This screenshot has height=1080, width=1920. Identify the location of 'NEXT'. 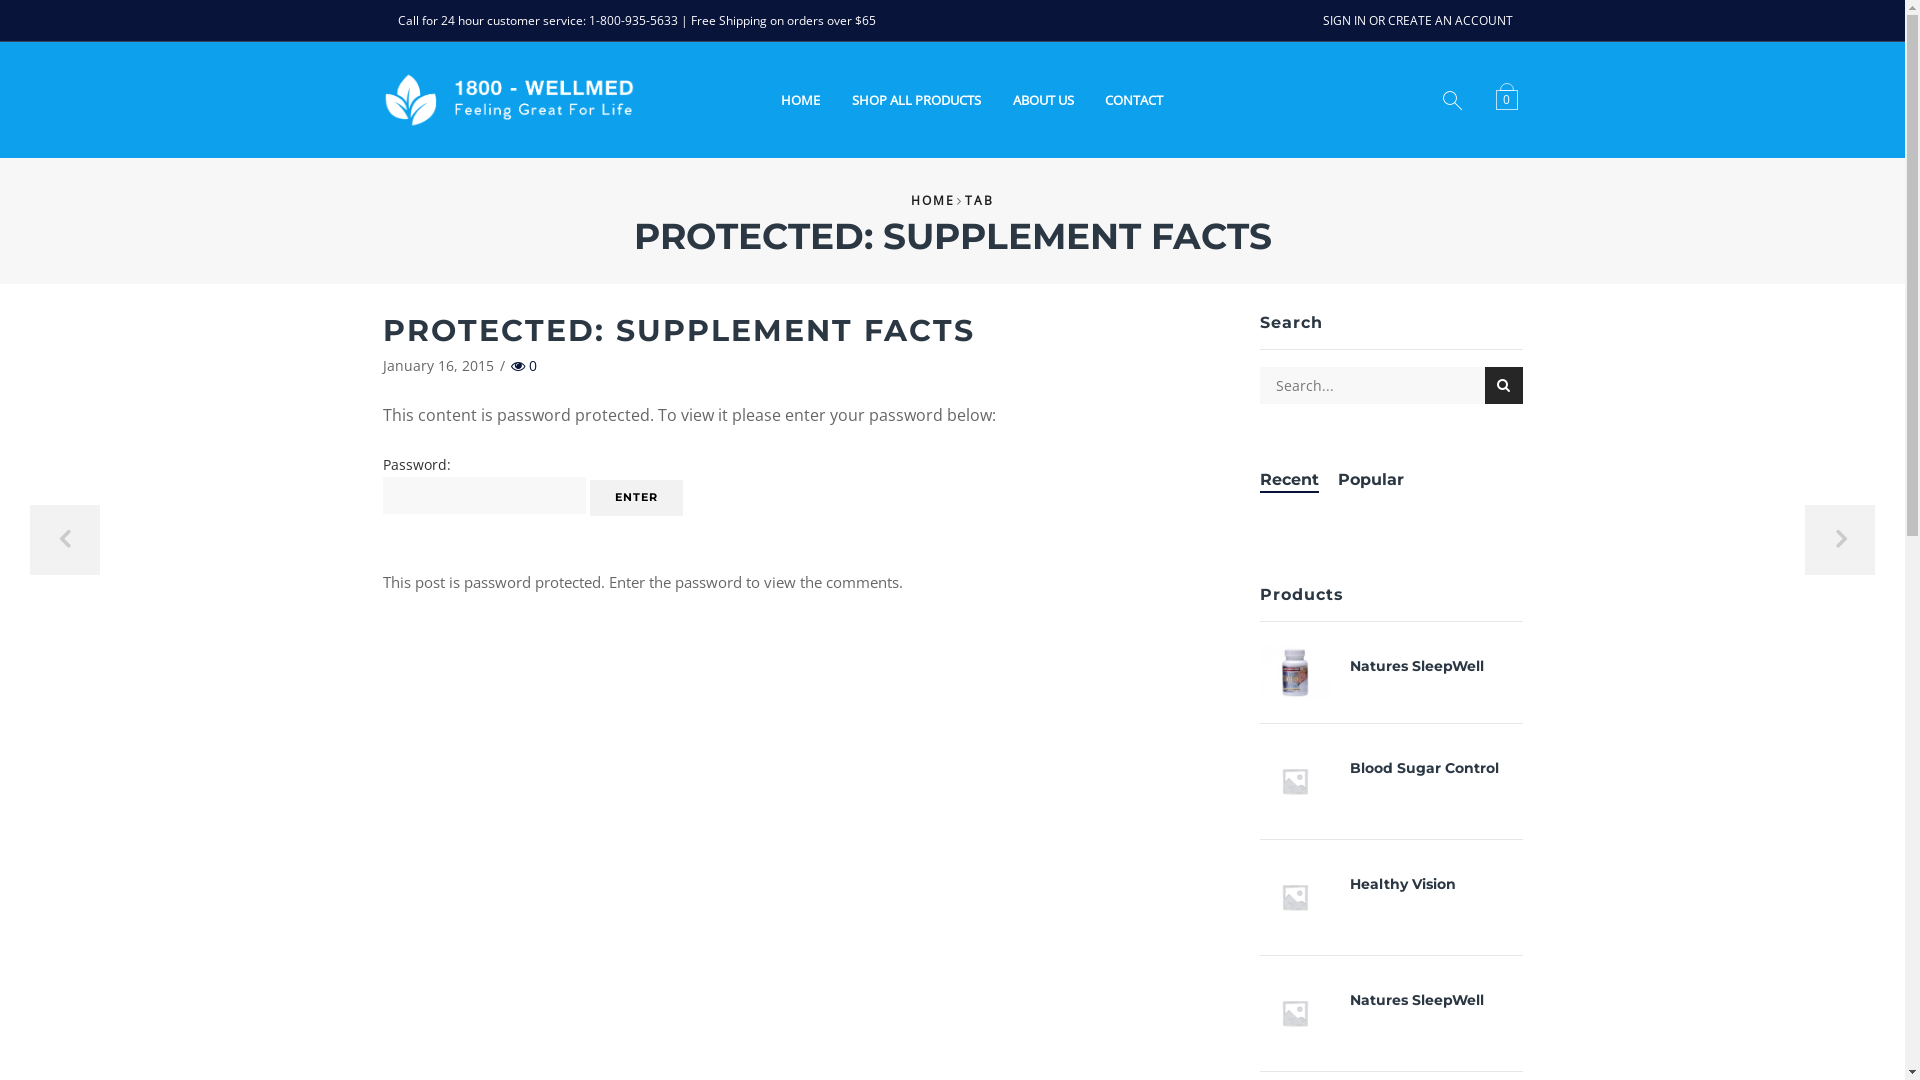
(1839, 540).